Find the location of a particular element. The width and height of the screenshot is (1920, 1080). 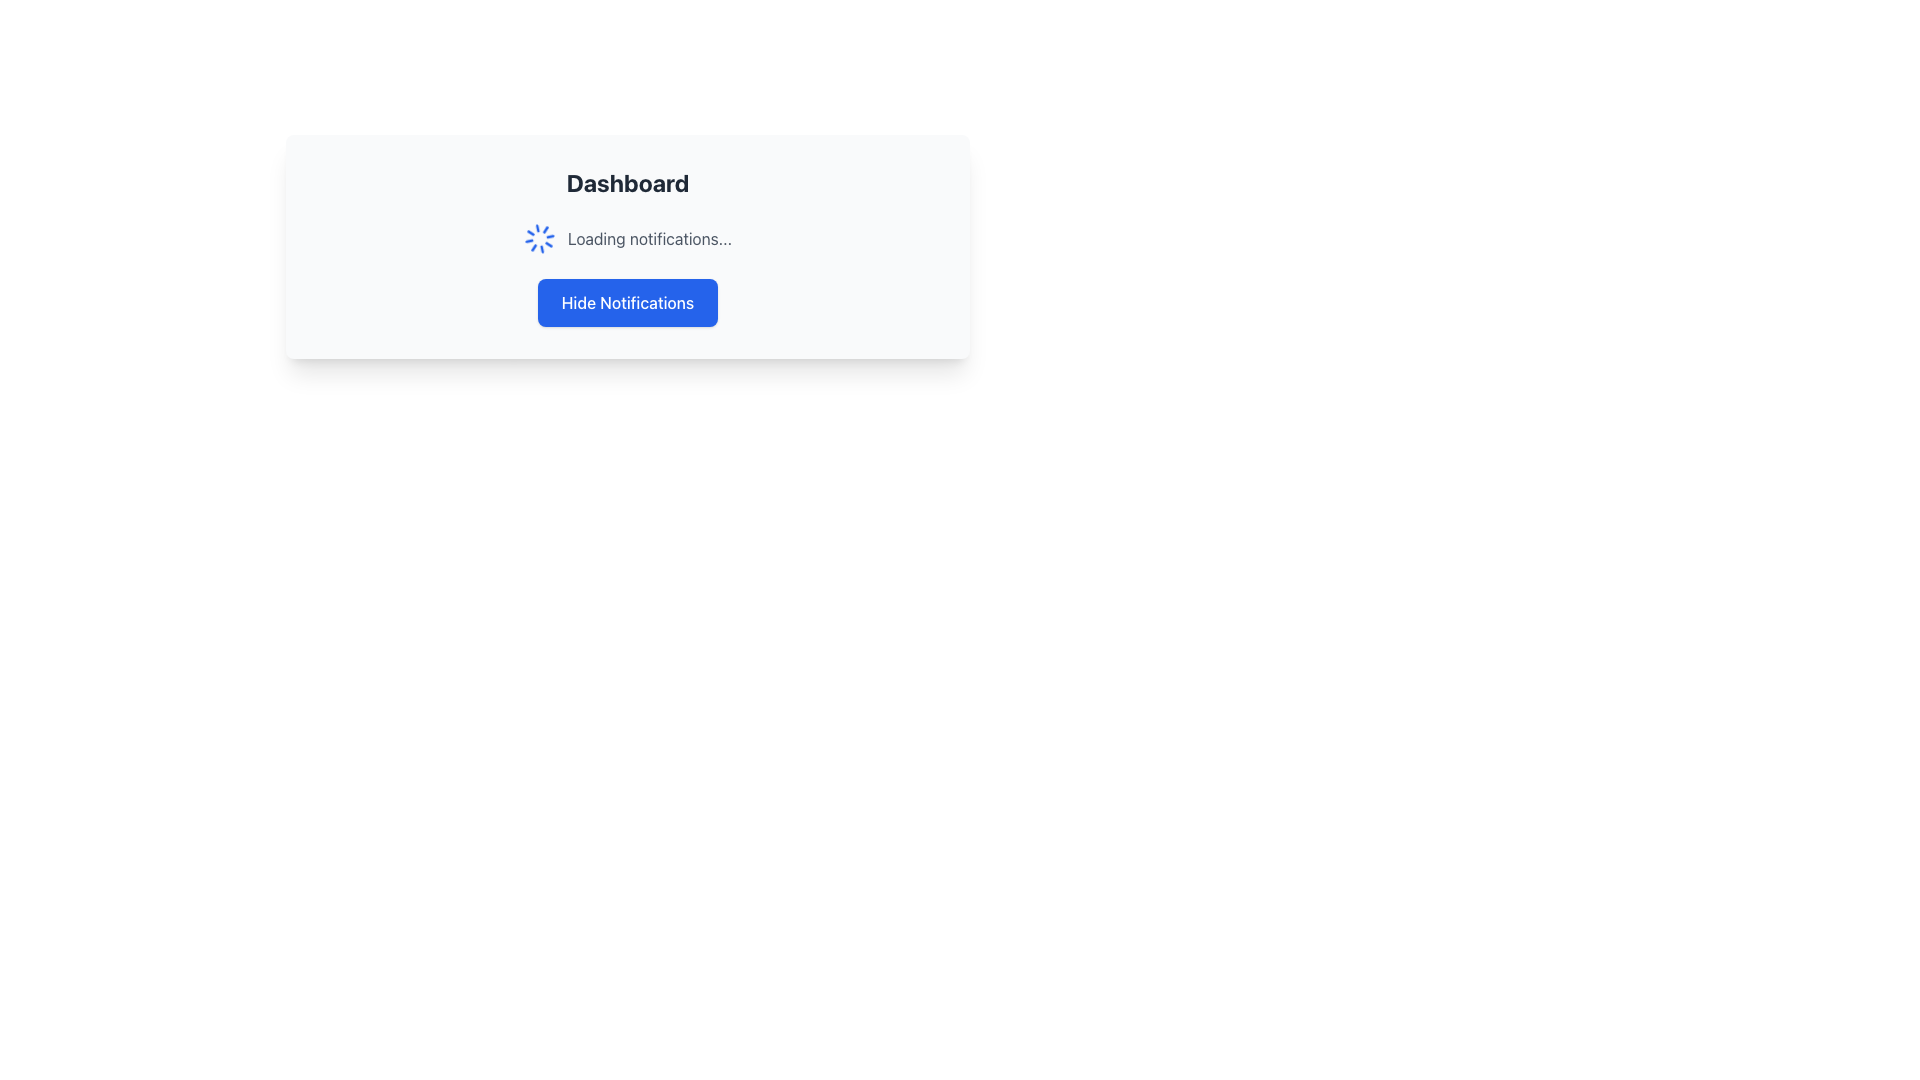

the informational text element with an animated icon that indicates the system is loading notifications is located at coordinates (627, 238).